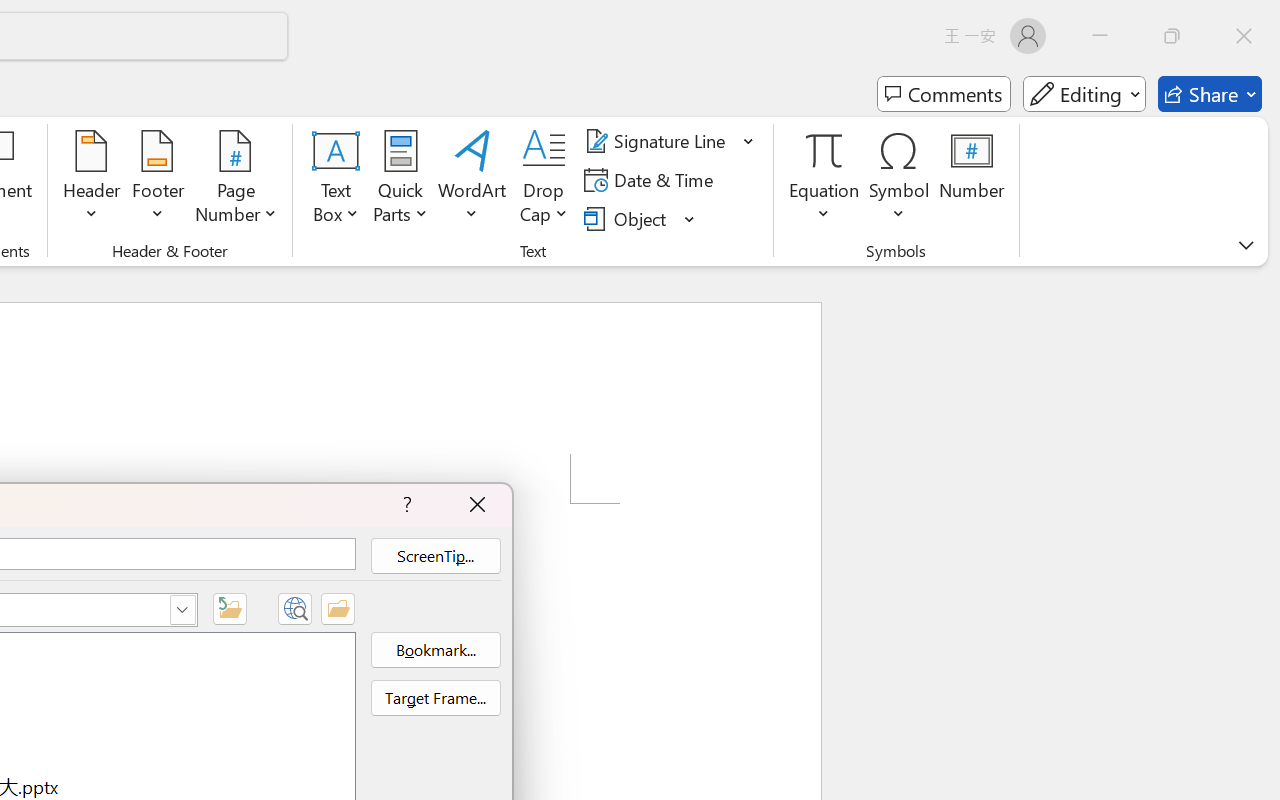 This screenshot has width=1280, height=800. Describe the element at coordinates (652, 179) in the screenshot. I see `'Date & Time...'` at that location.